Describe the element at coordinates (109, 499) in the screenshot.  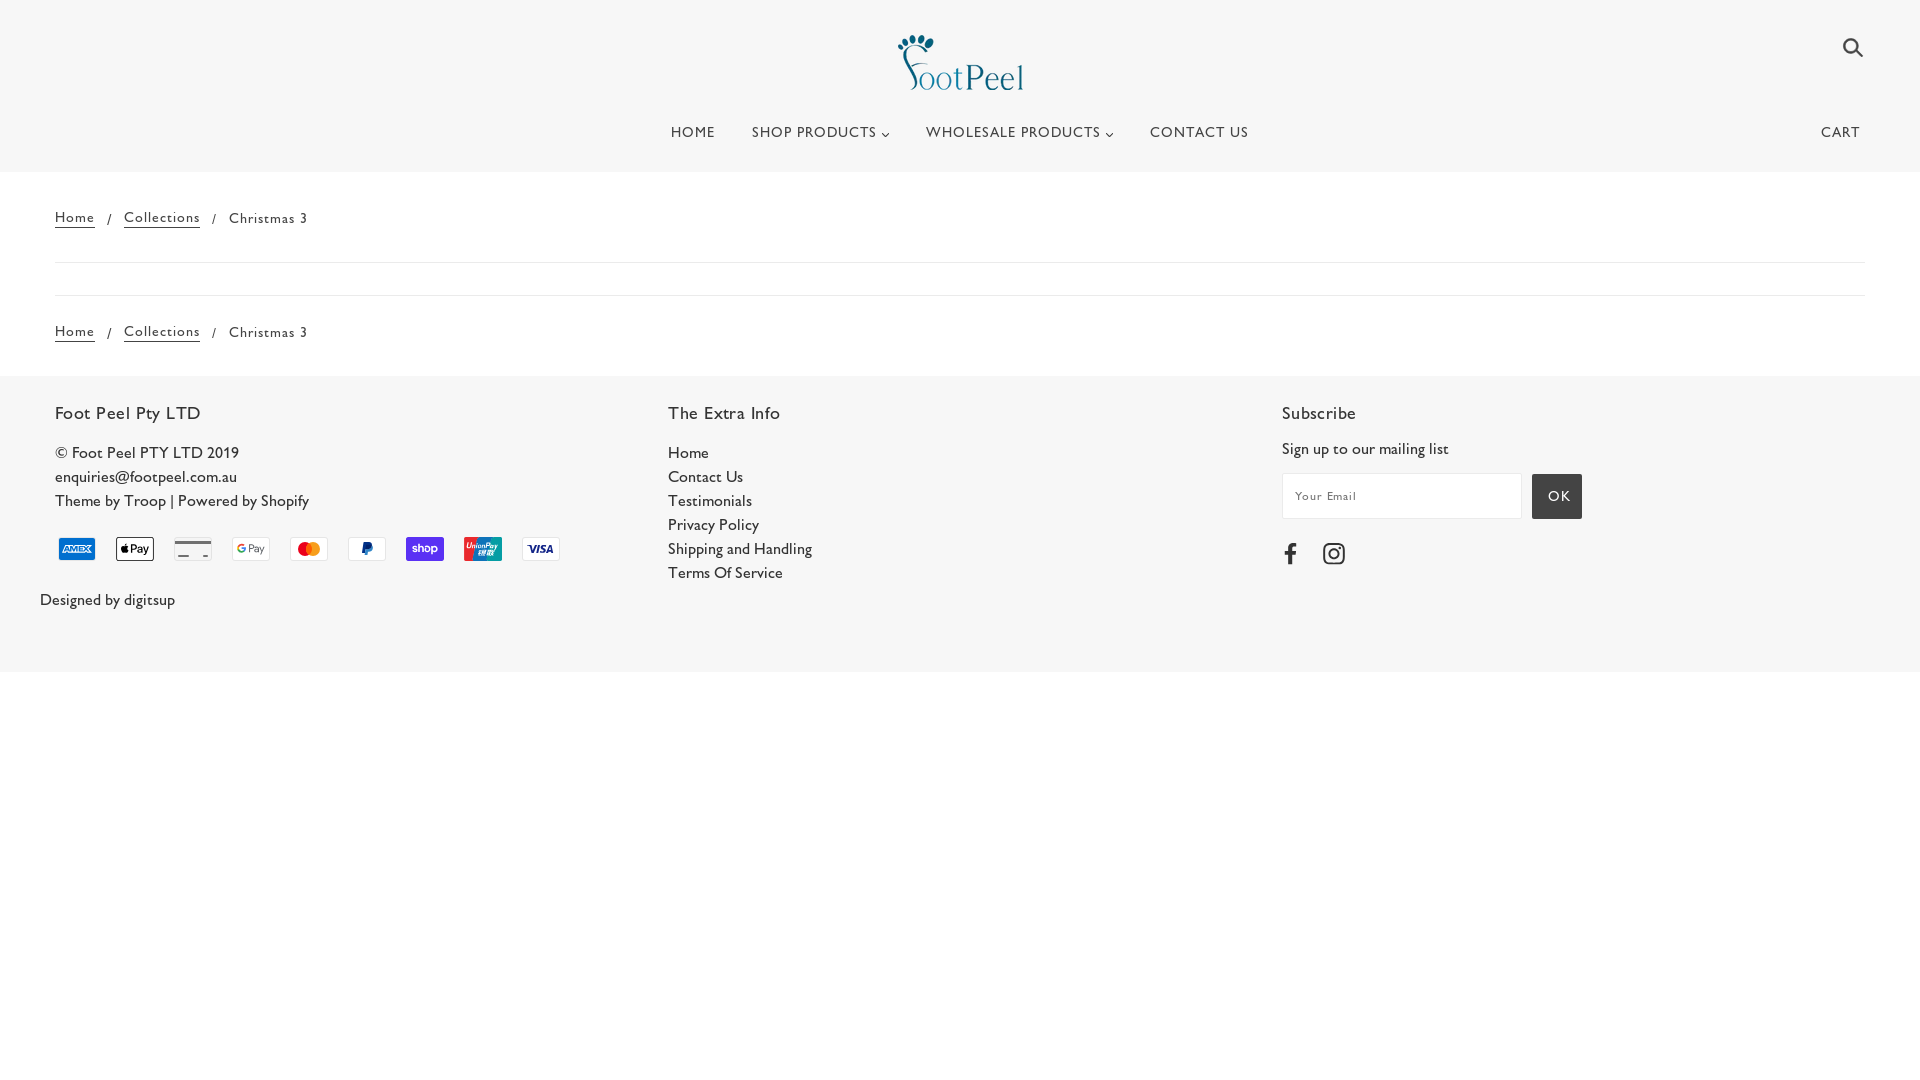
I see `'Theme by Troop'` at that location.